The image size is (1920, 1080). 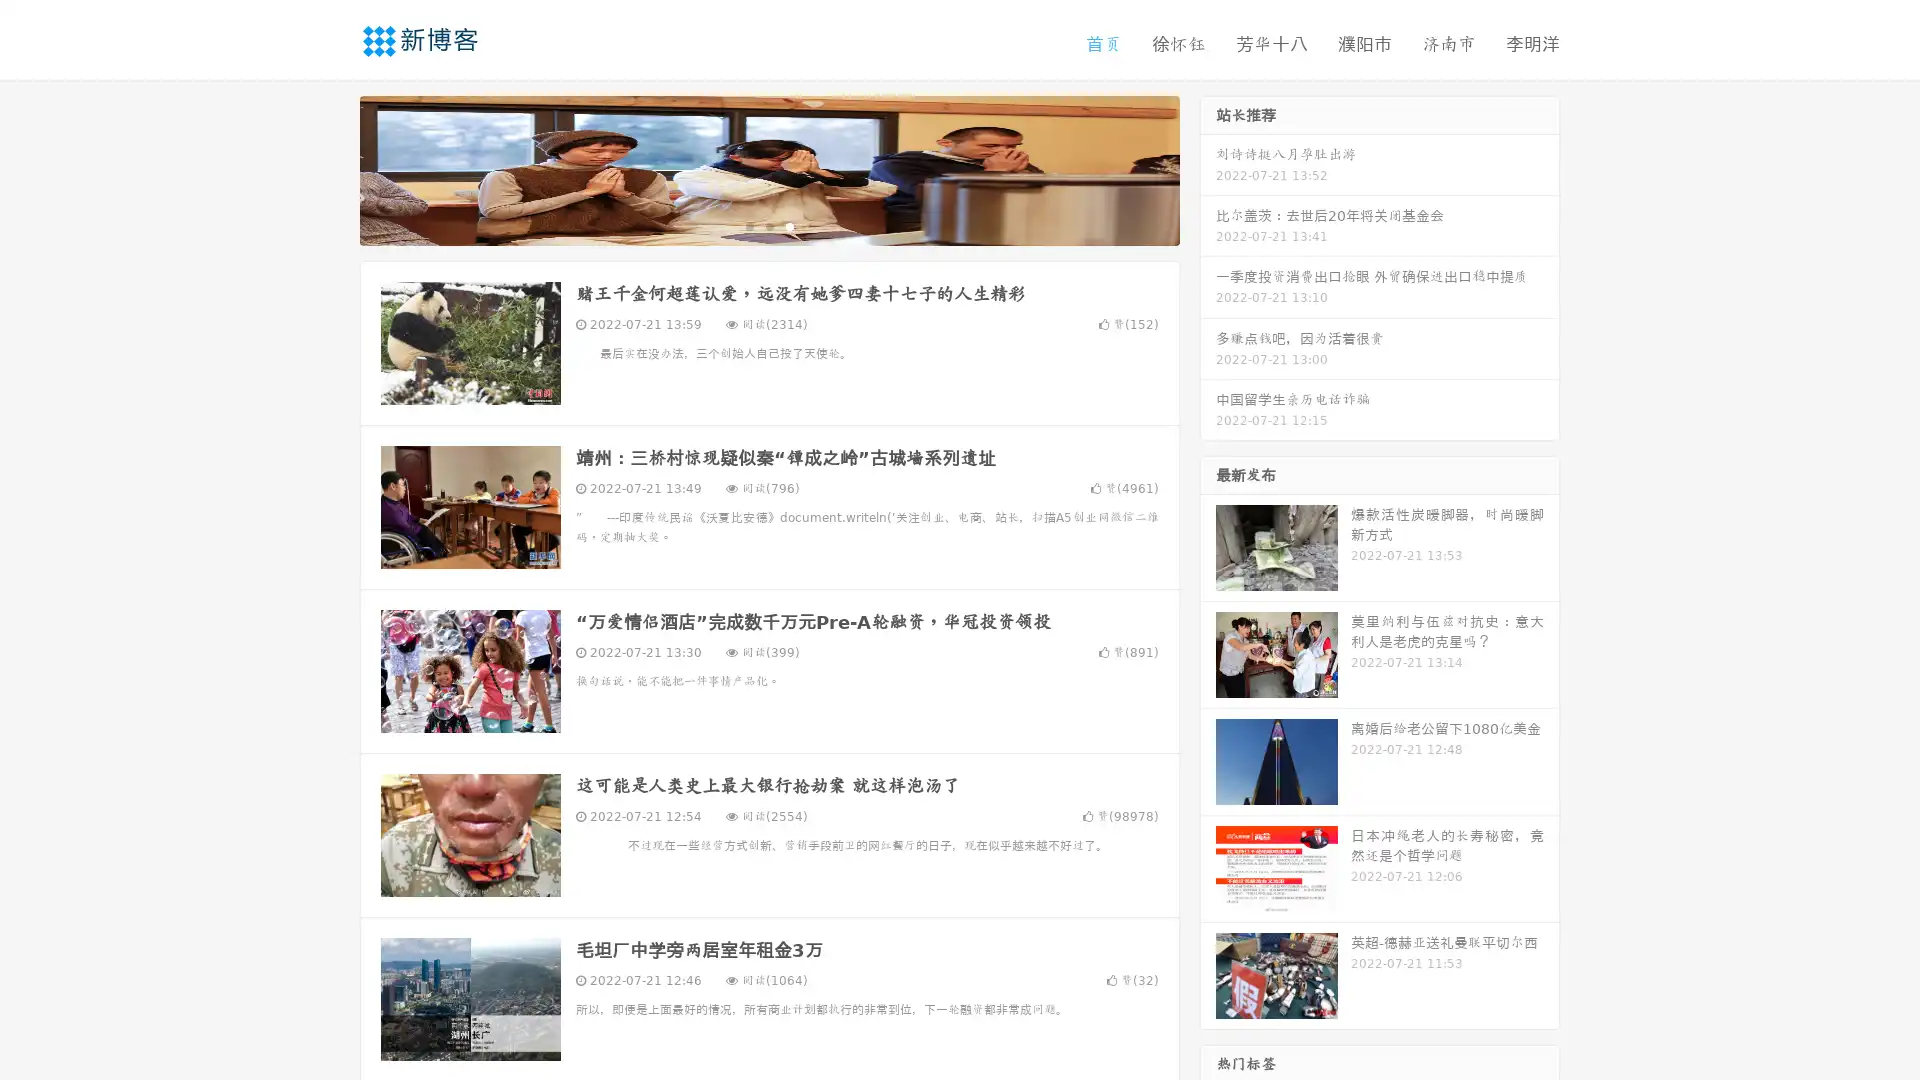 What do you see at coordinates (1208, 168) in the screenshot?
I see `Next slide` at bounding box center [1208, 168].